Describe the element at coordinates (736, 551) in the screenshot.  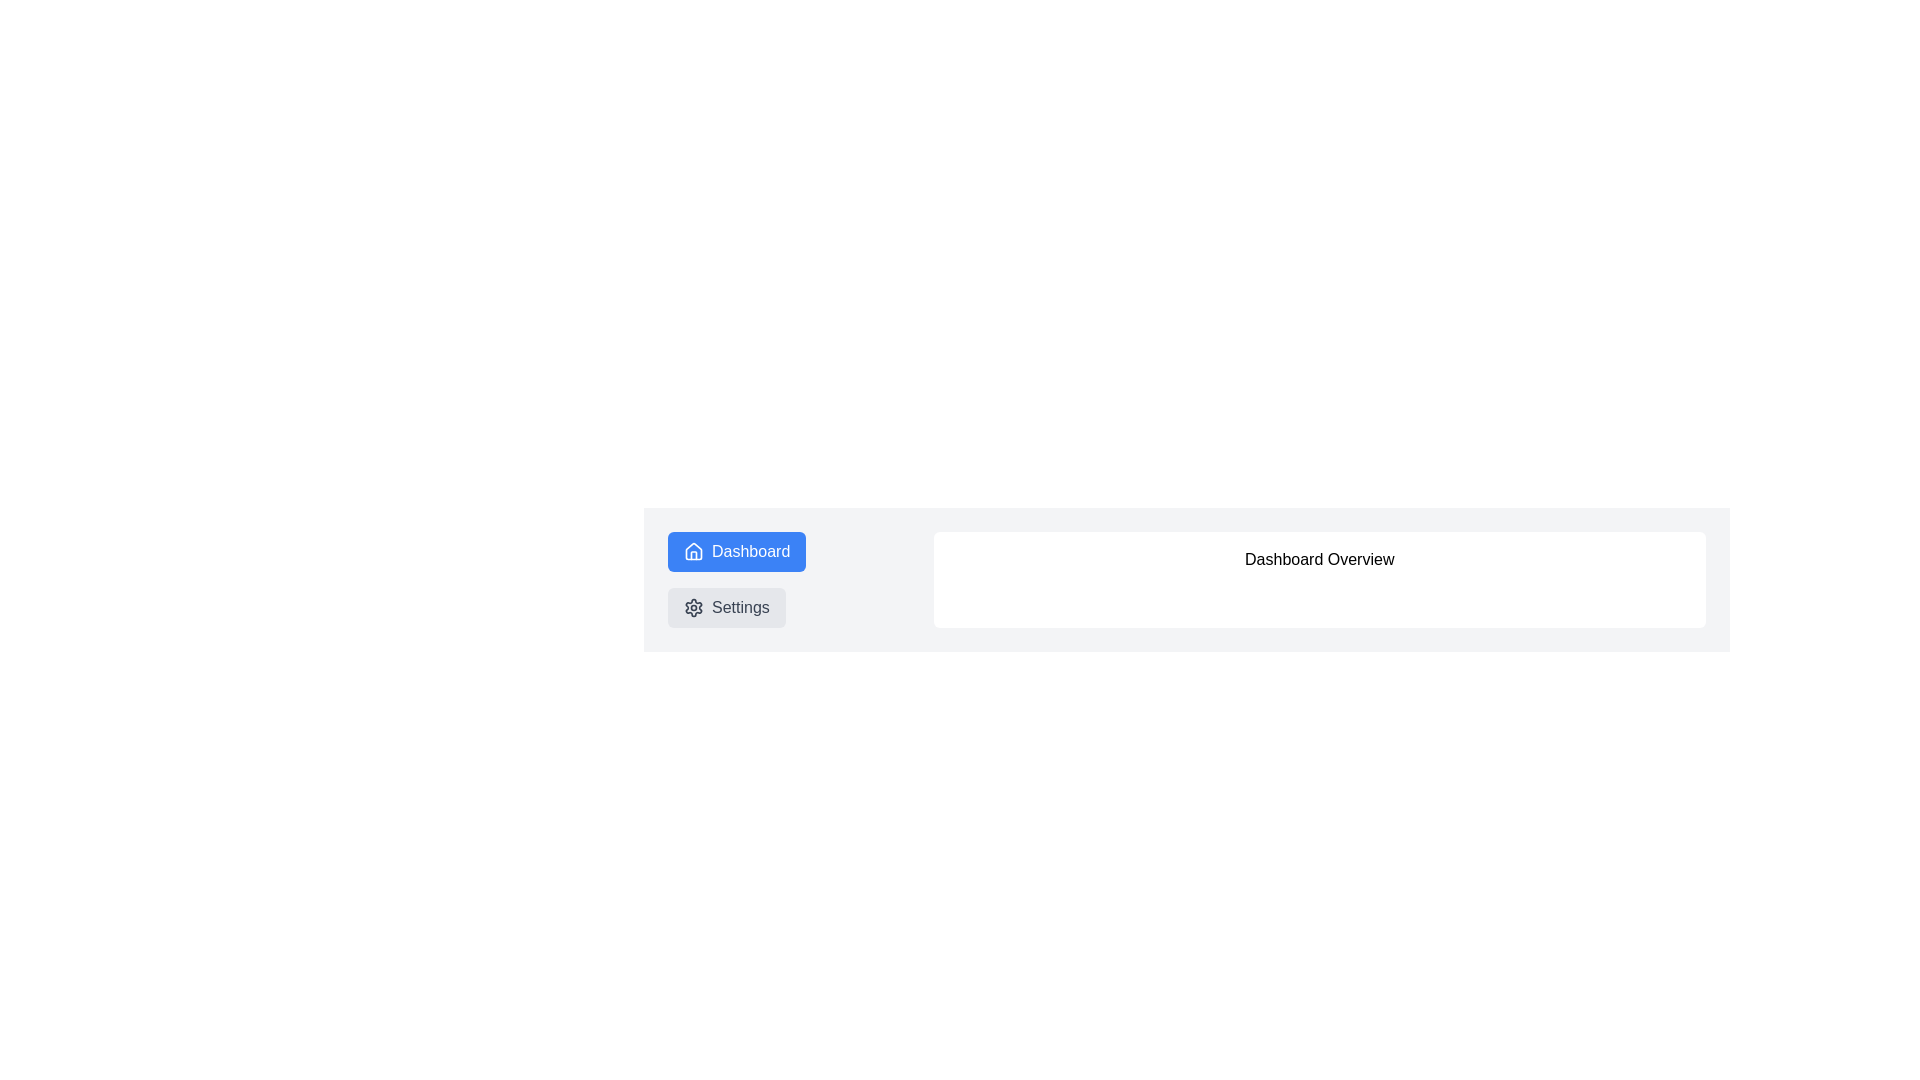
I see `the 'Dashboard' button, which has a house icon on the left and a blue background with white text` at that location.